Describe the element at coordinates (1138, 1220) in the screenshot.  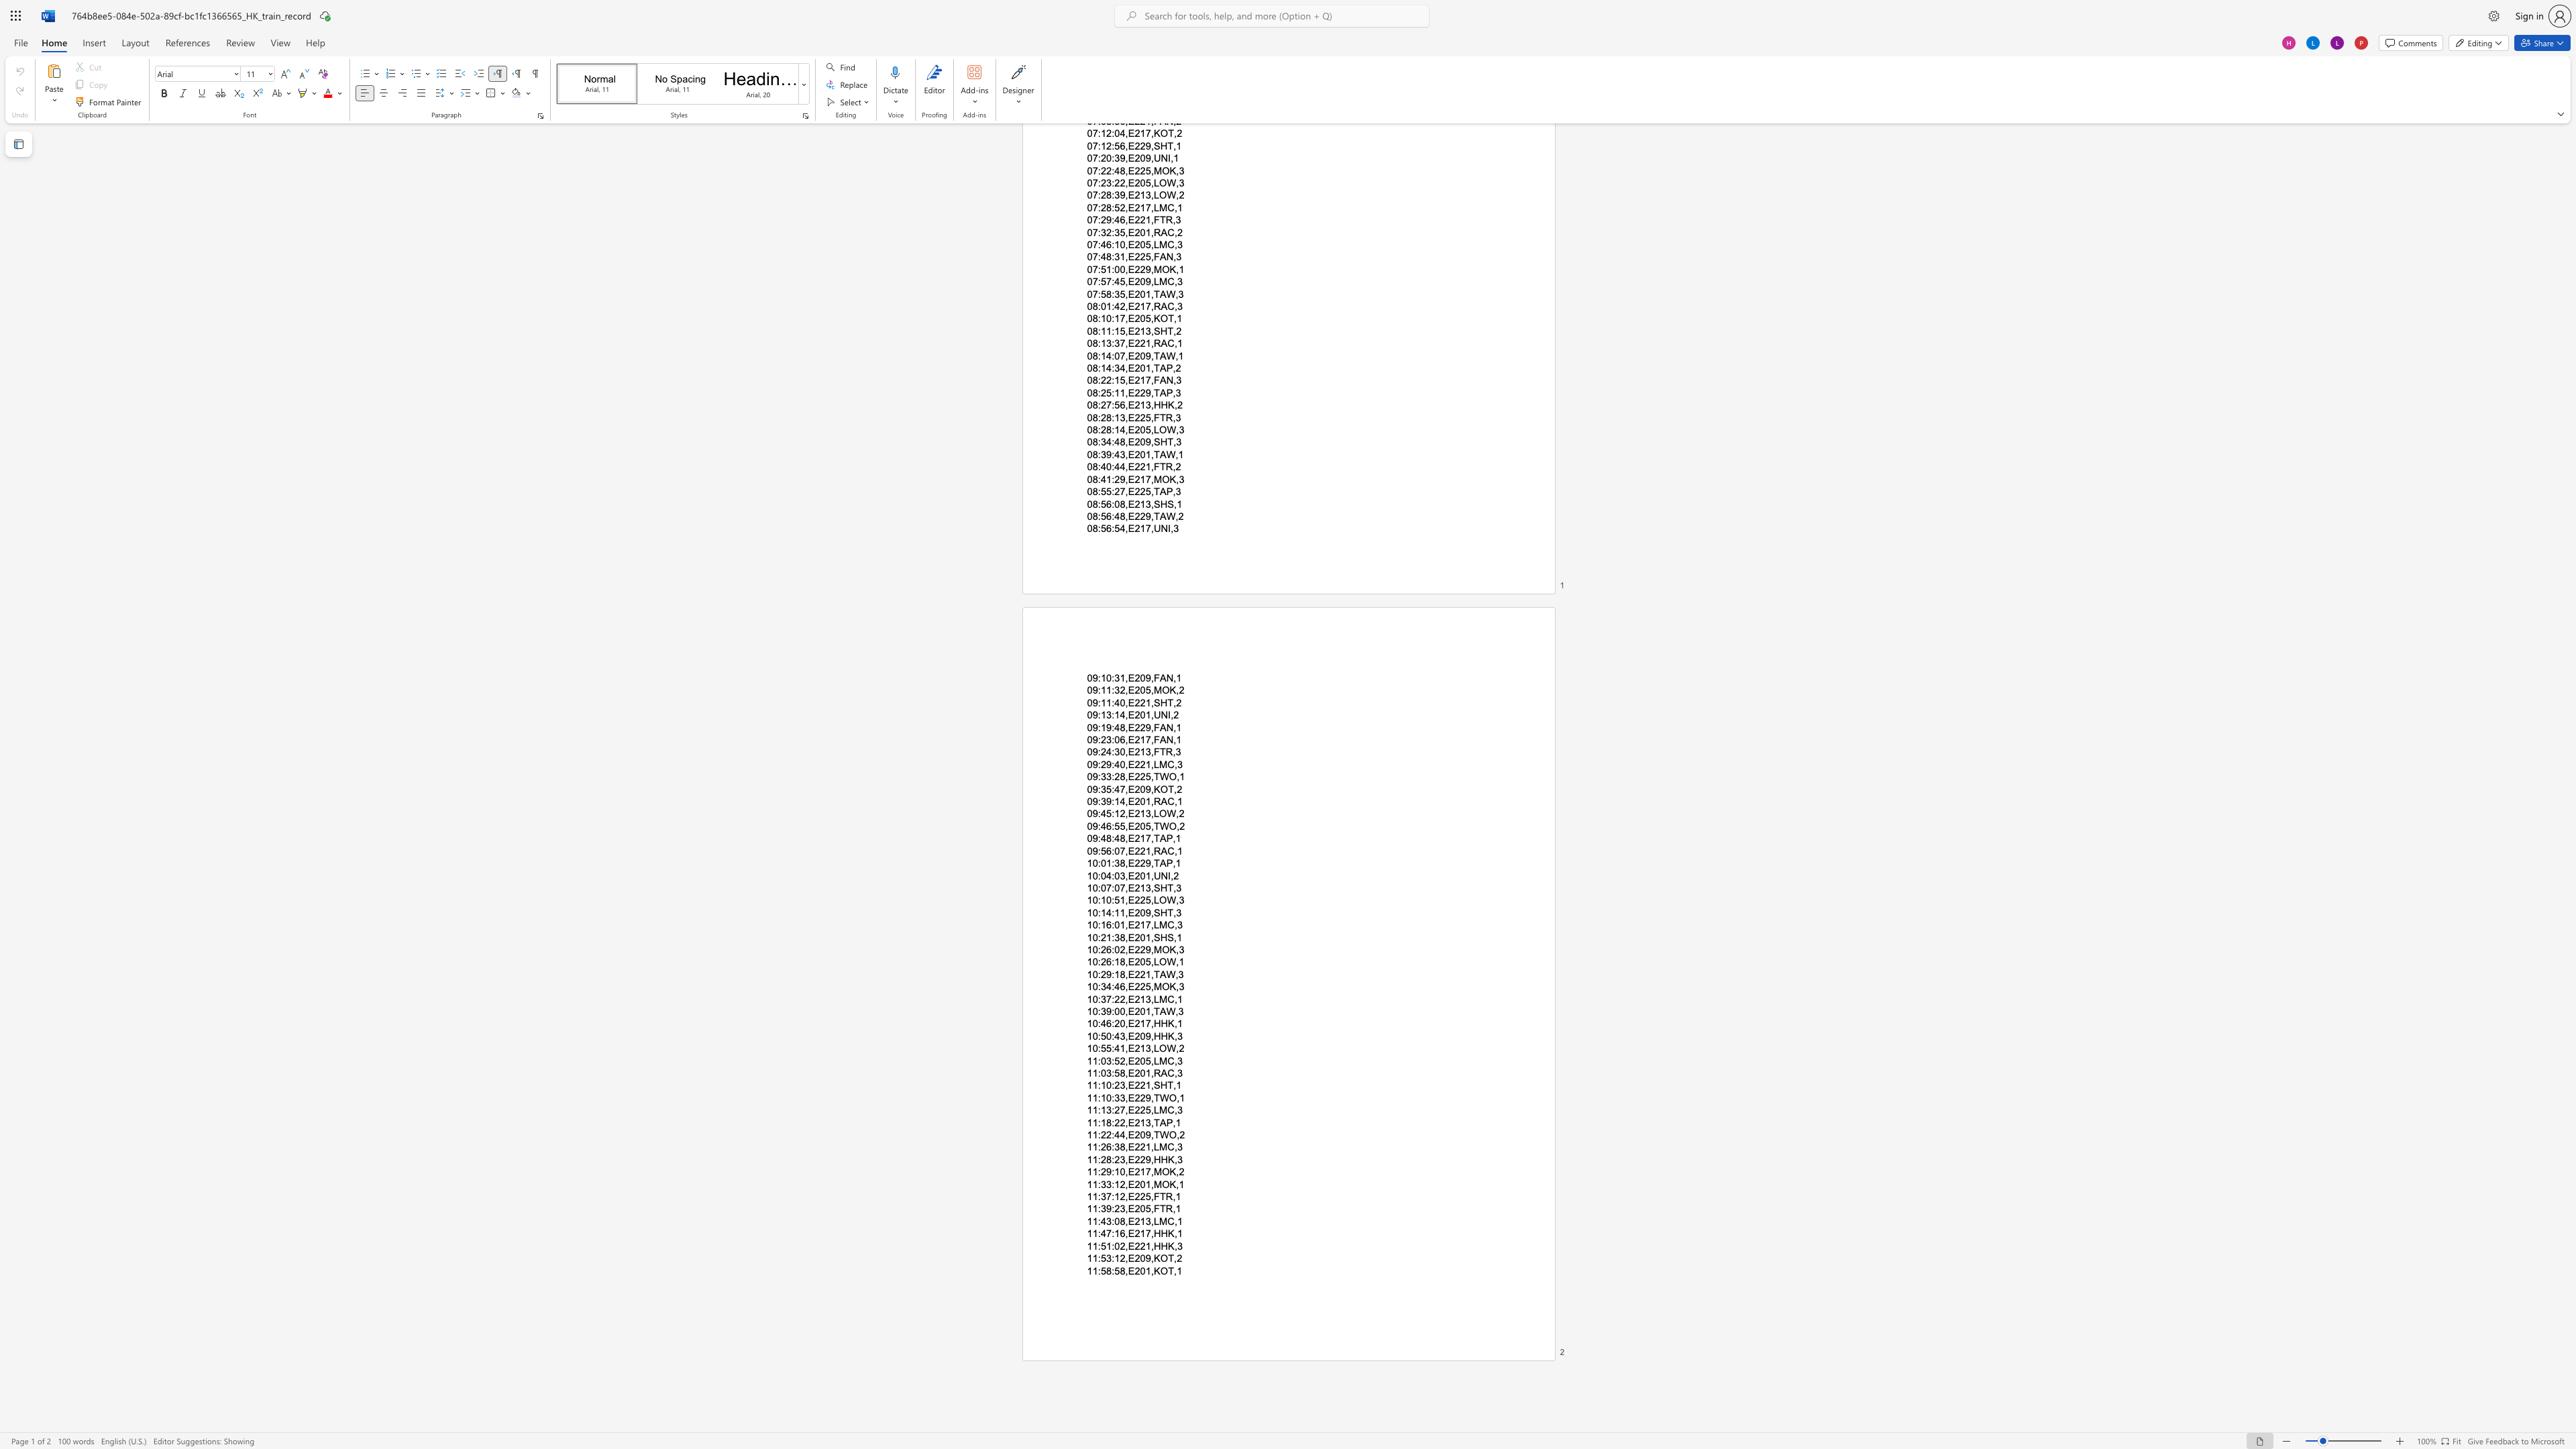
I see `the subset text "13," within the text "11:43:08,E213,LMC,1"` at that location.